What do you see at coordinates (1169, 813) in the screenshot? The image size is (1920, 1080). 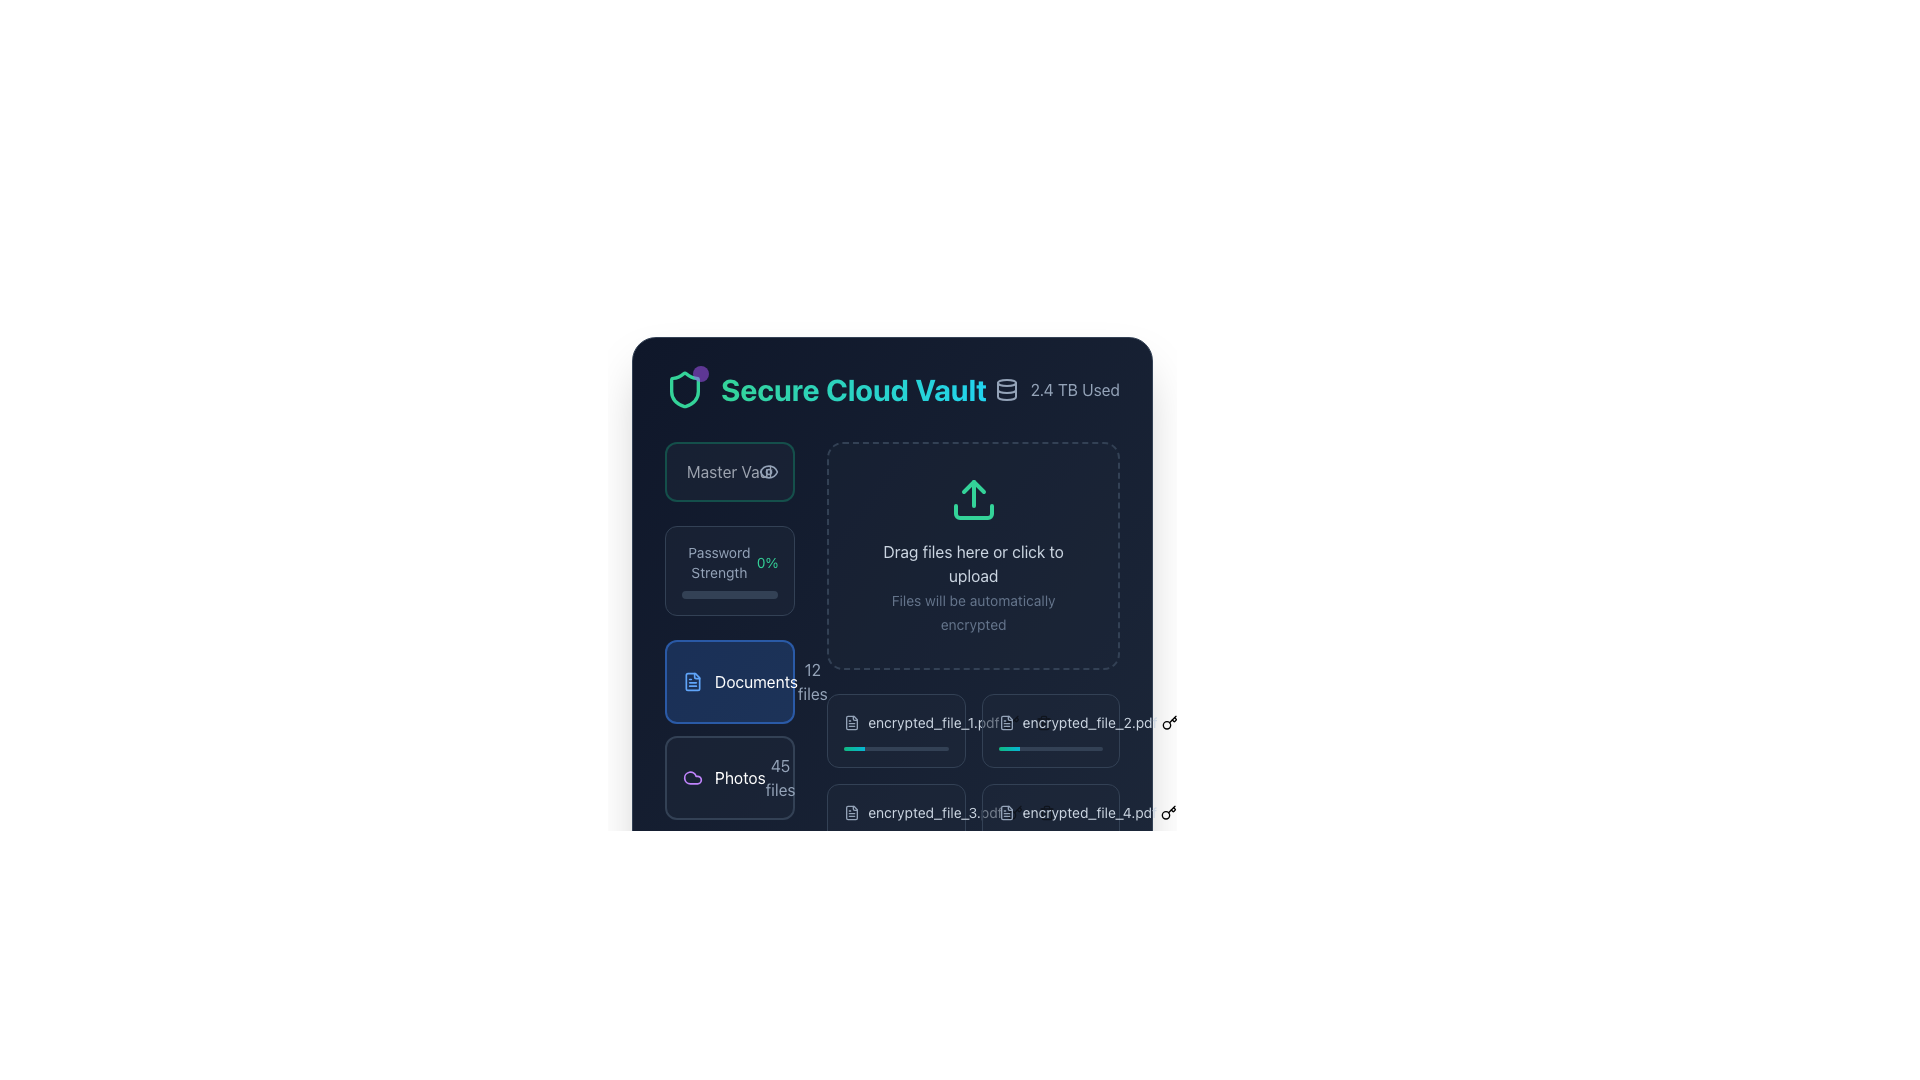 I see `the key icon located in the bottom-right corner of the interface, which represents encryption or security settings for the file 'encrypted_file_4.pdf'` at bounding box center [1169, 813].